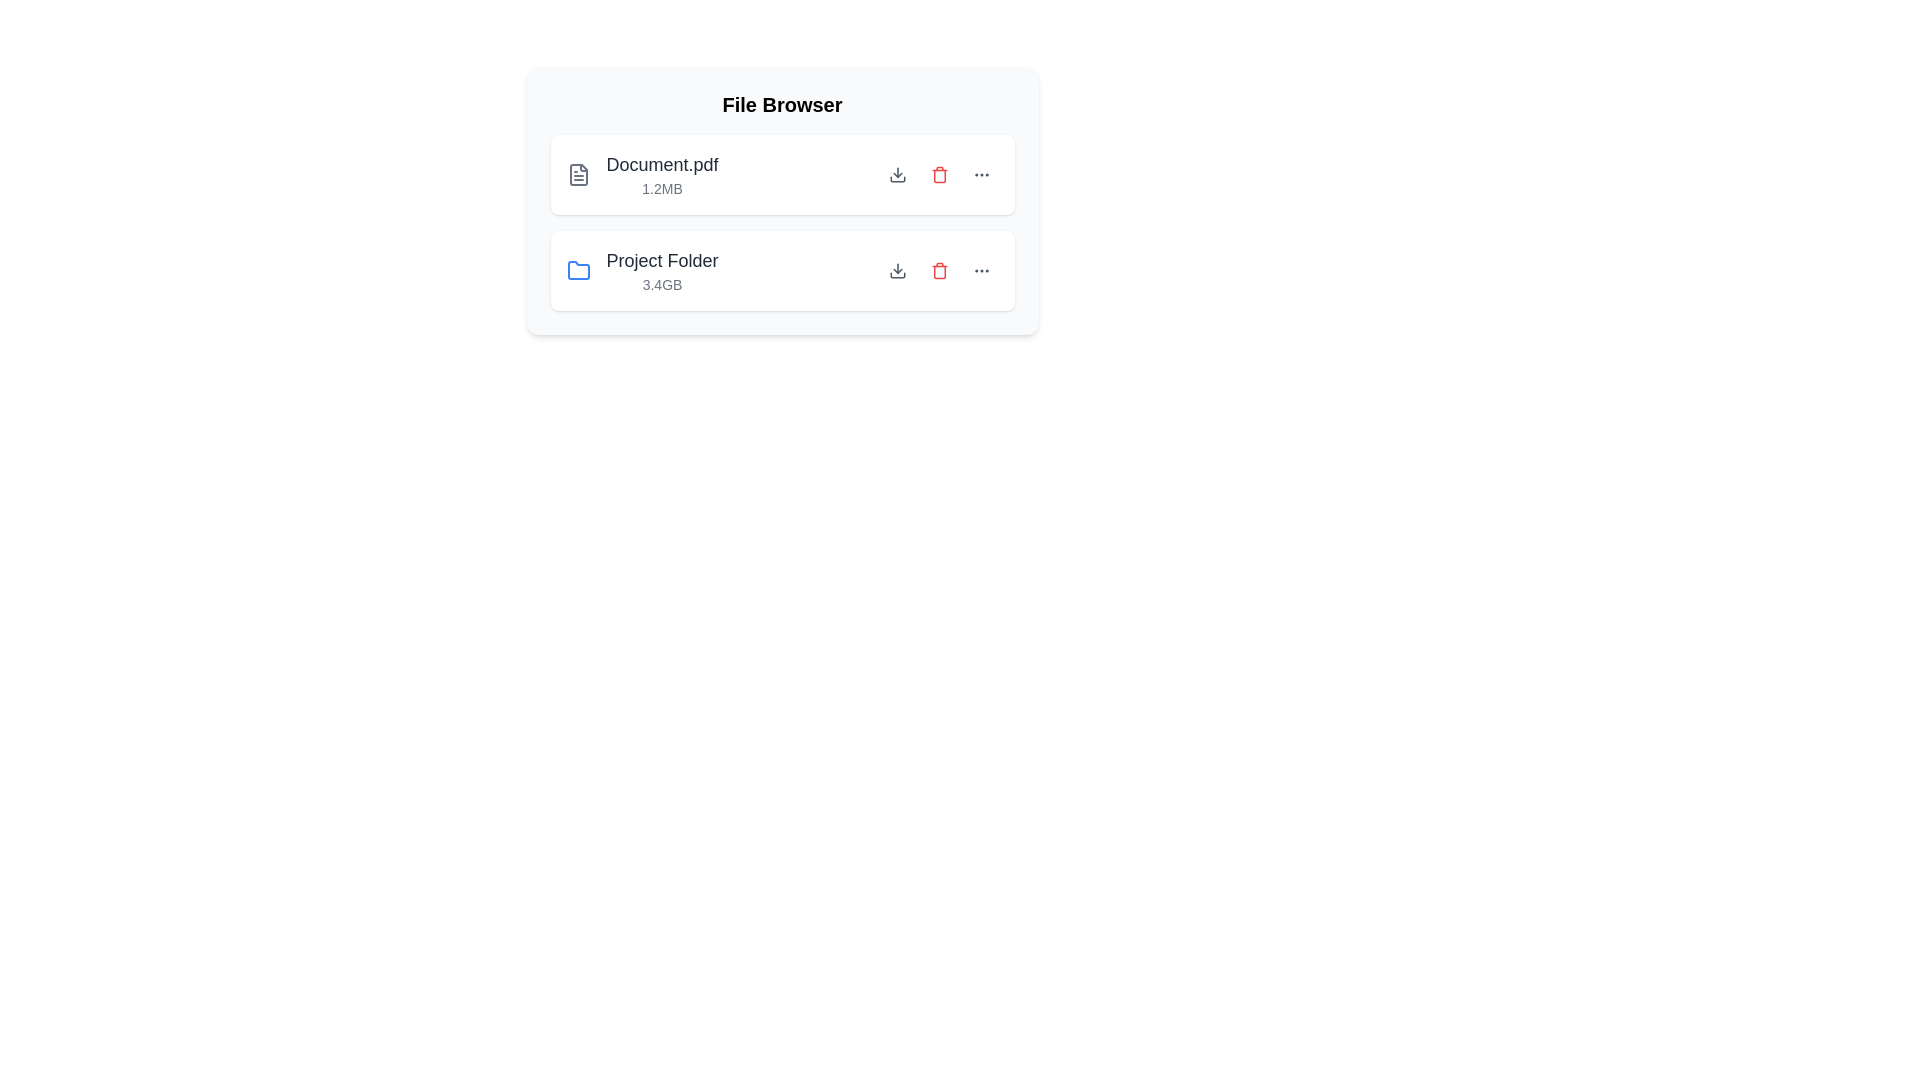  Describe the element at coordinates (896, 270) in the screenshot. I see `the download button for Project Folder` at that location.